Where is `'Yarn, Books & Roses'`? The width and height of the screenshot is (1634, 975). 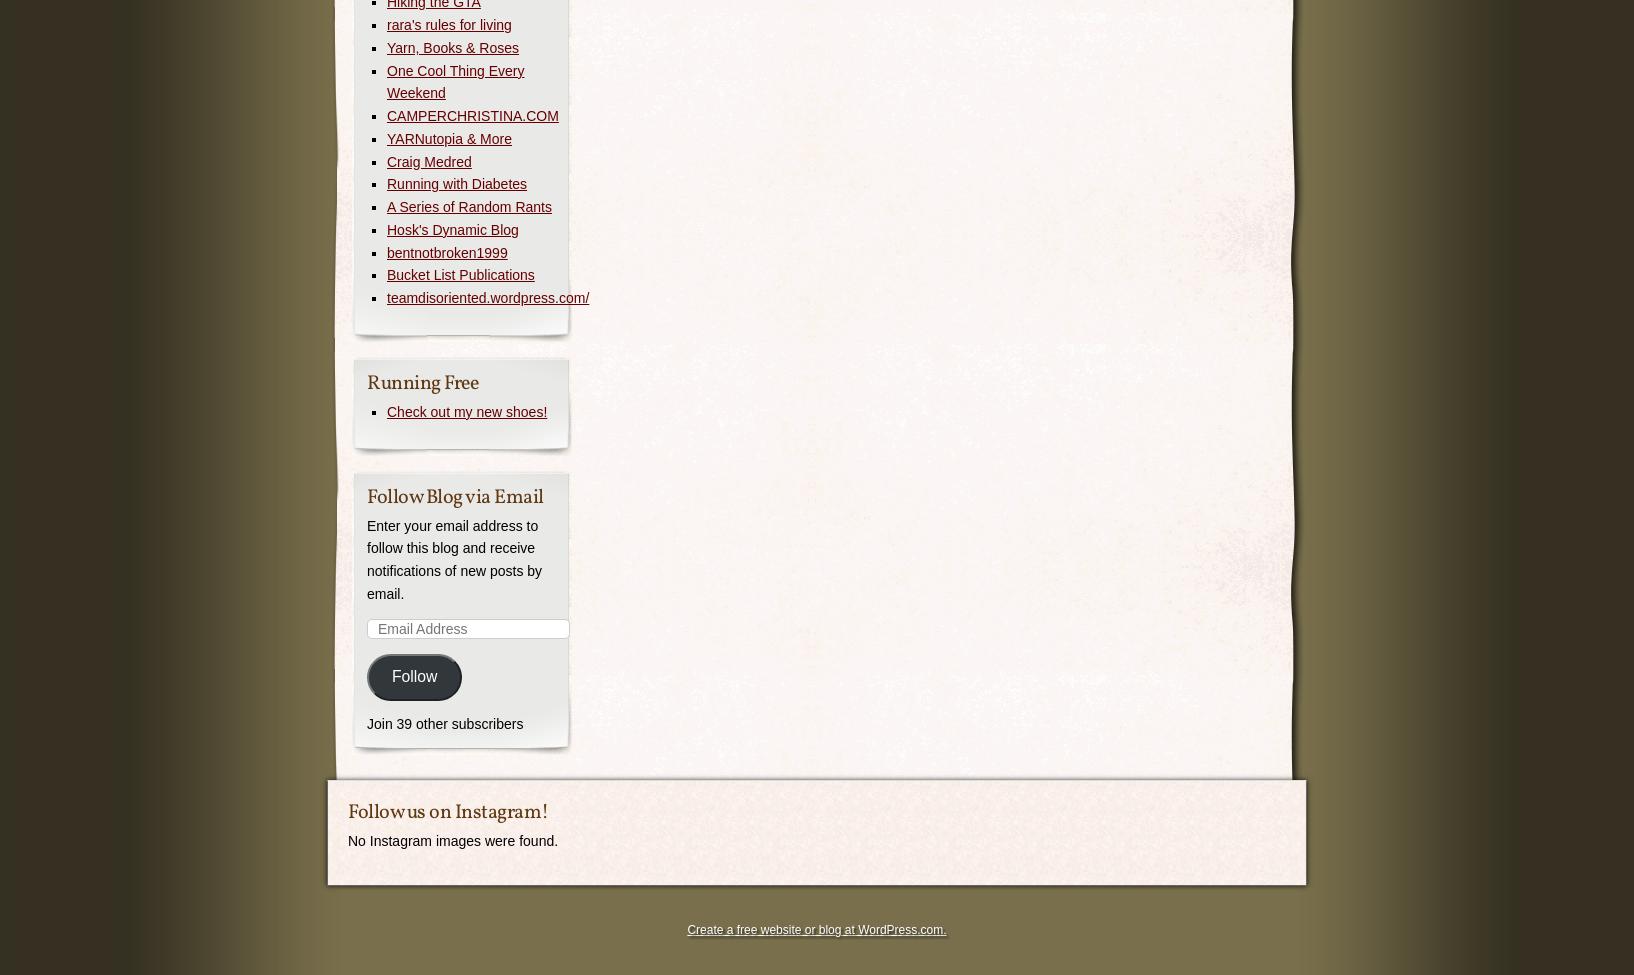
'Yarn, Books & Roses' is located at coordinates (452, 46).